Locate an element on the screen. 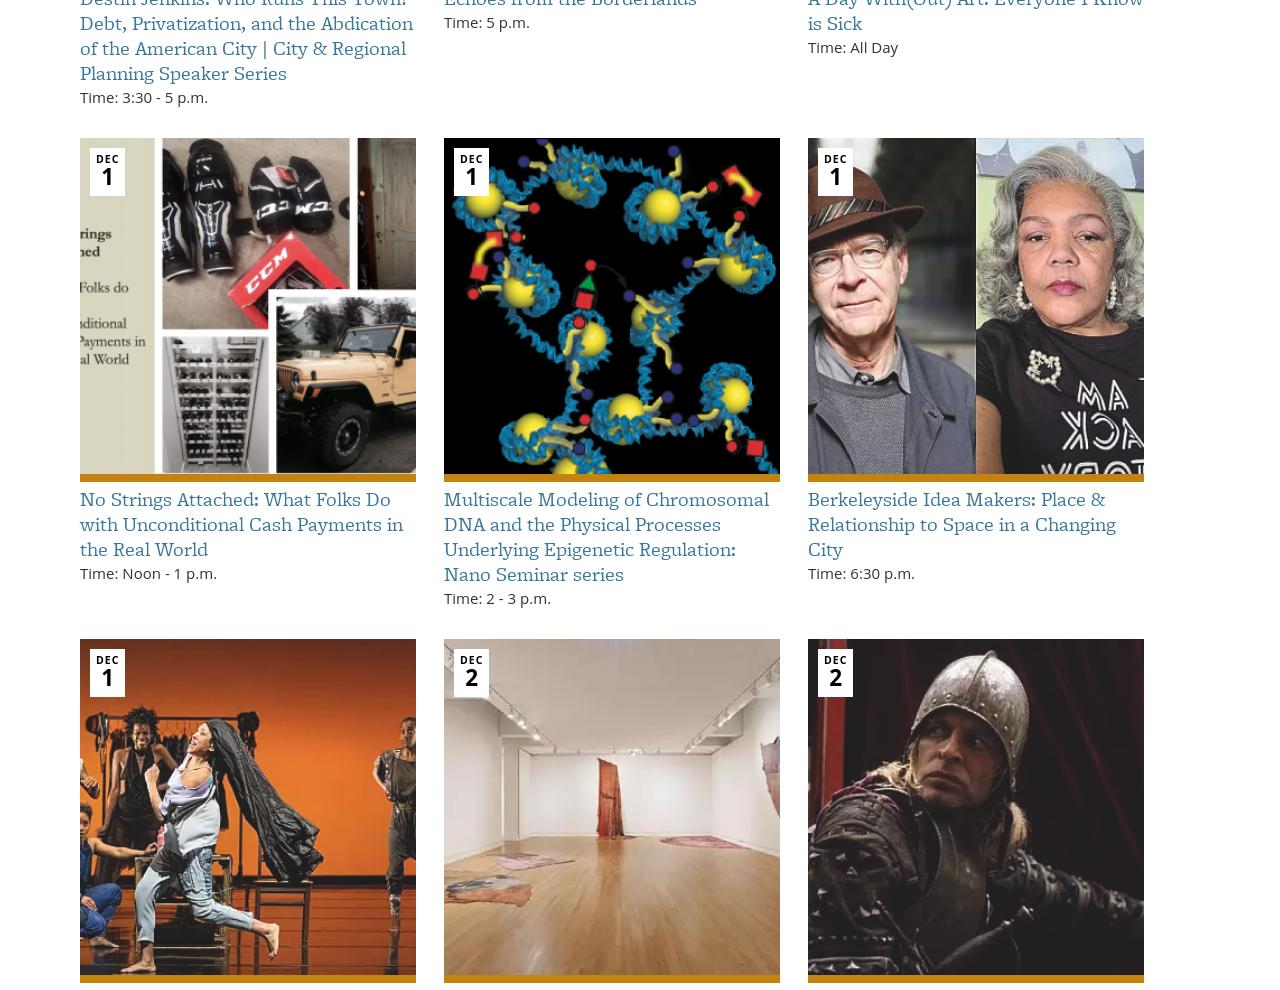 The width and height of the screenshot is (1280, 990). 'No Strings Attached: What Folks Do with Unconditional Cash Payments in the Real World' is located at coordinates (240, 522).